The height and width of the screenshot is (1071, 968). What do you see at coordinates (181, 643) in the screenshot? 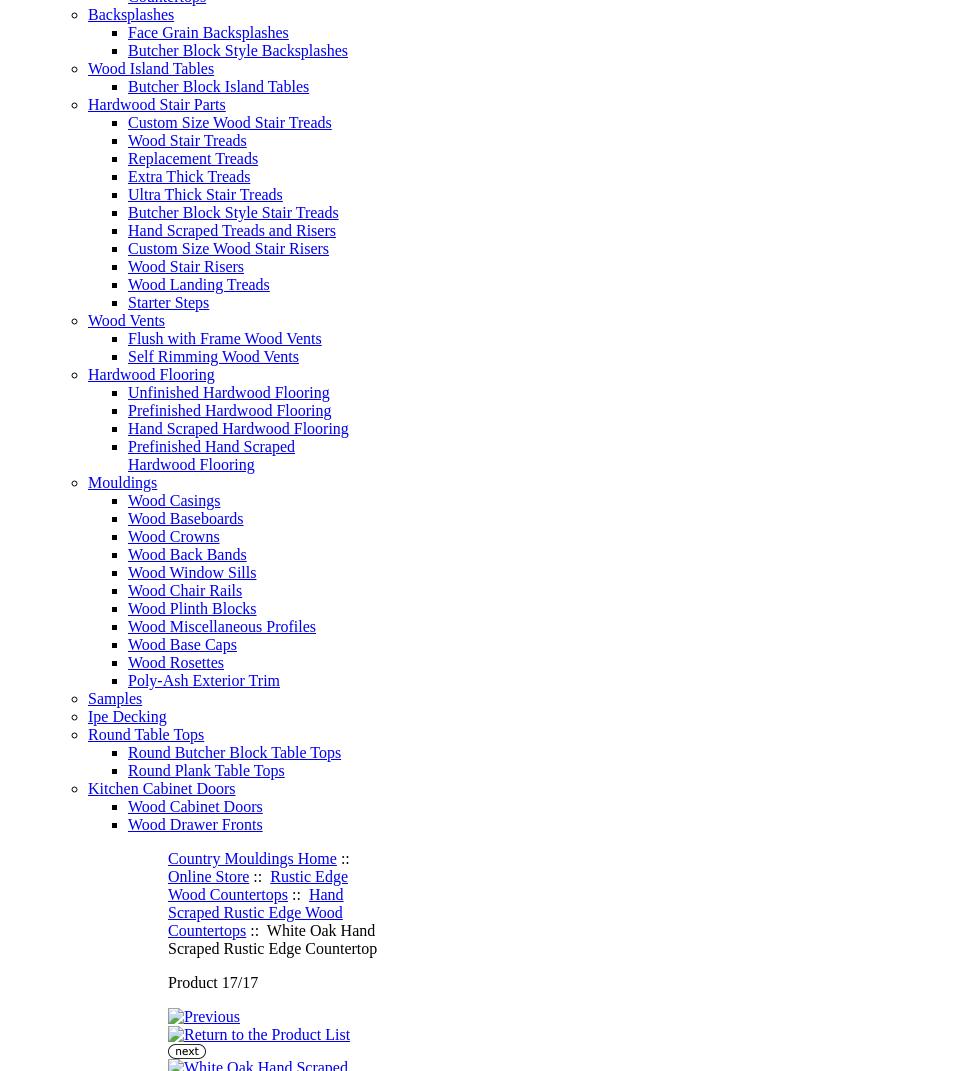
I see `'Wood Base Caps'` at bounding box center [181, 643].